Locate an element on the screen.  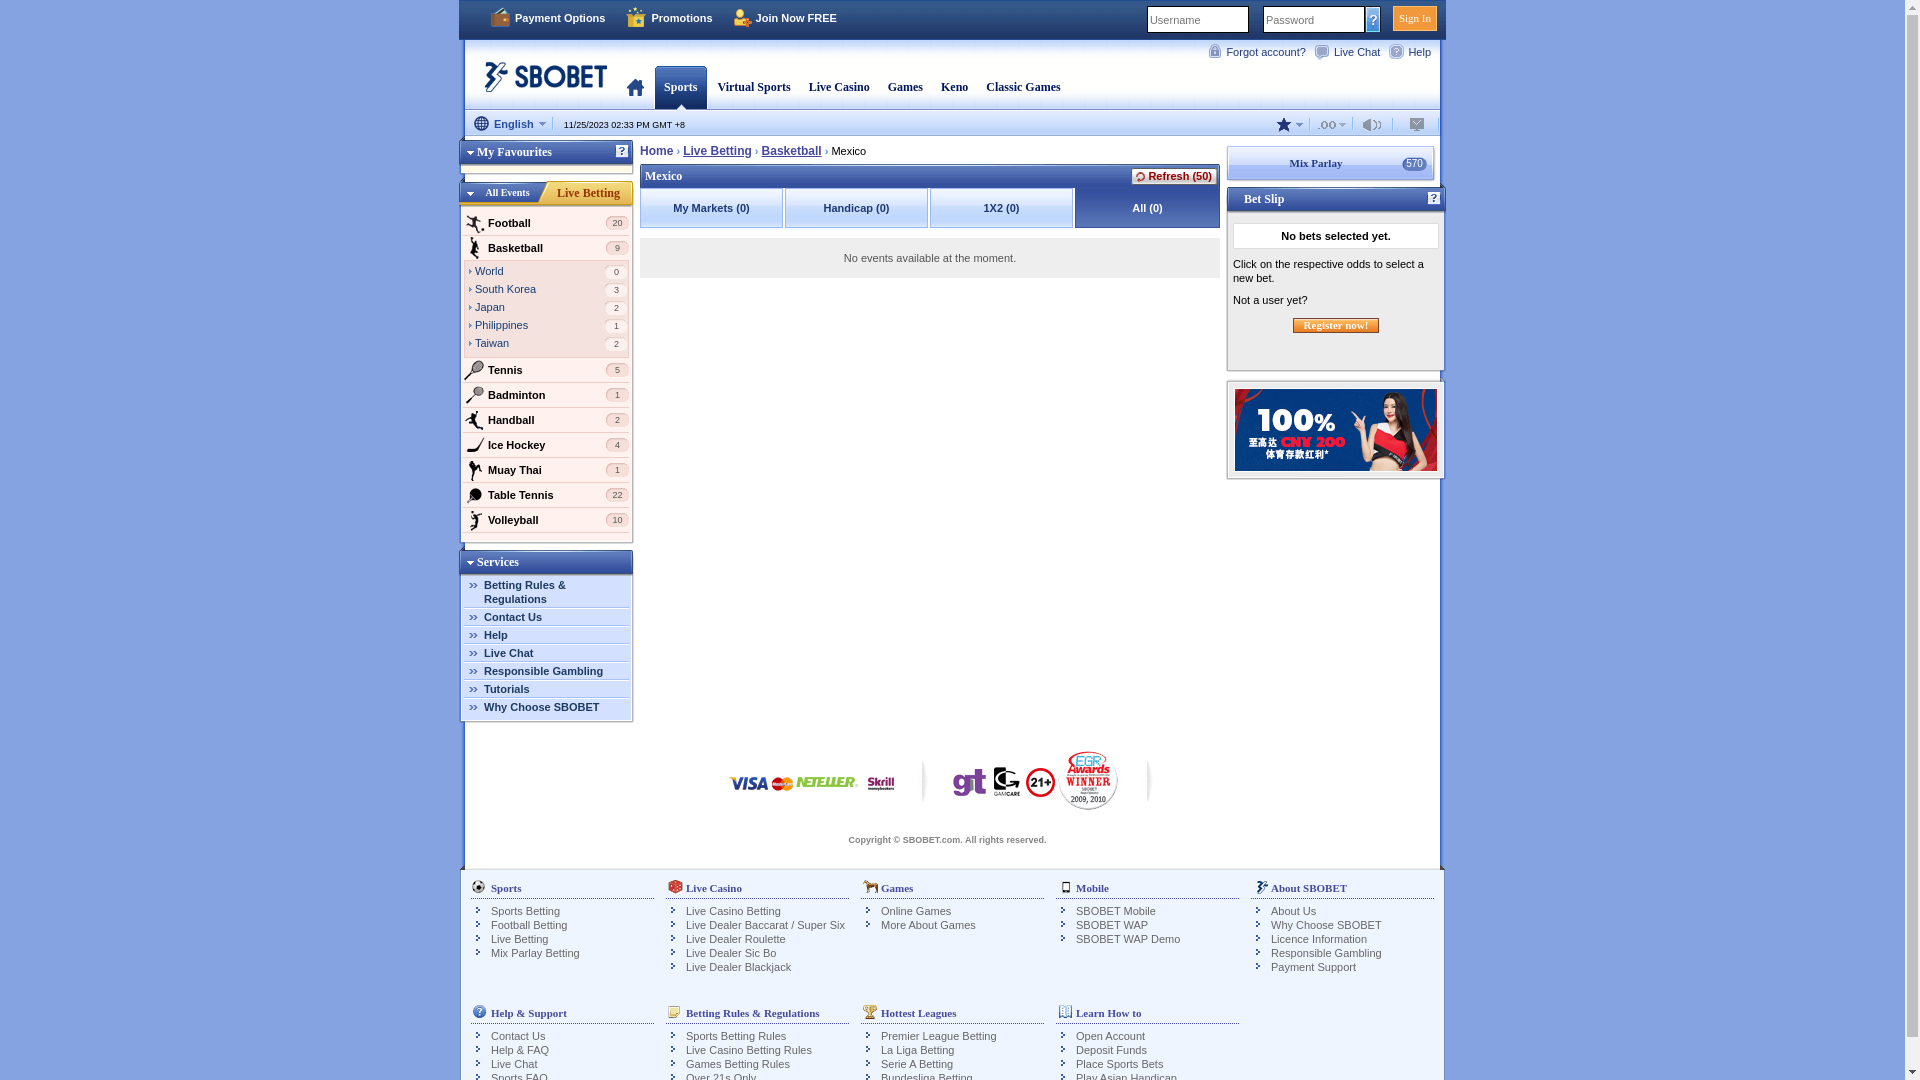
'Register now!' is located at coordinates (1336, 324).